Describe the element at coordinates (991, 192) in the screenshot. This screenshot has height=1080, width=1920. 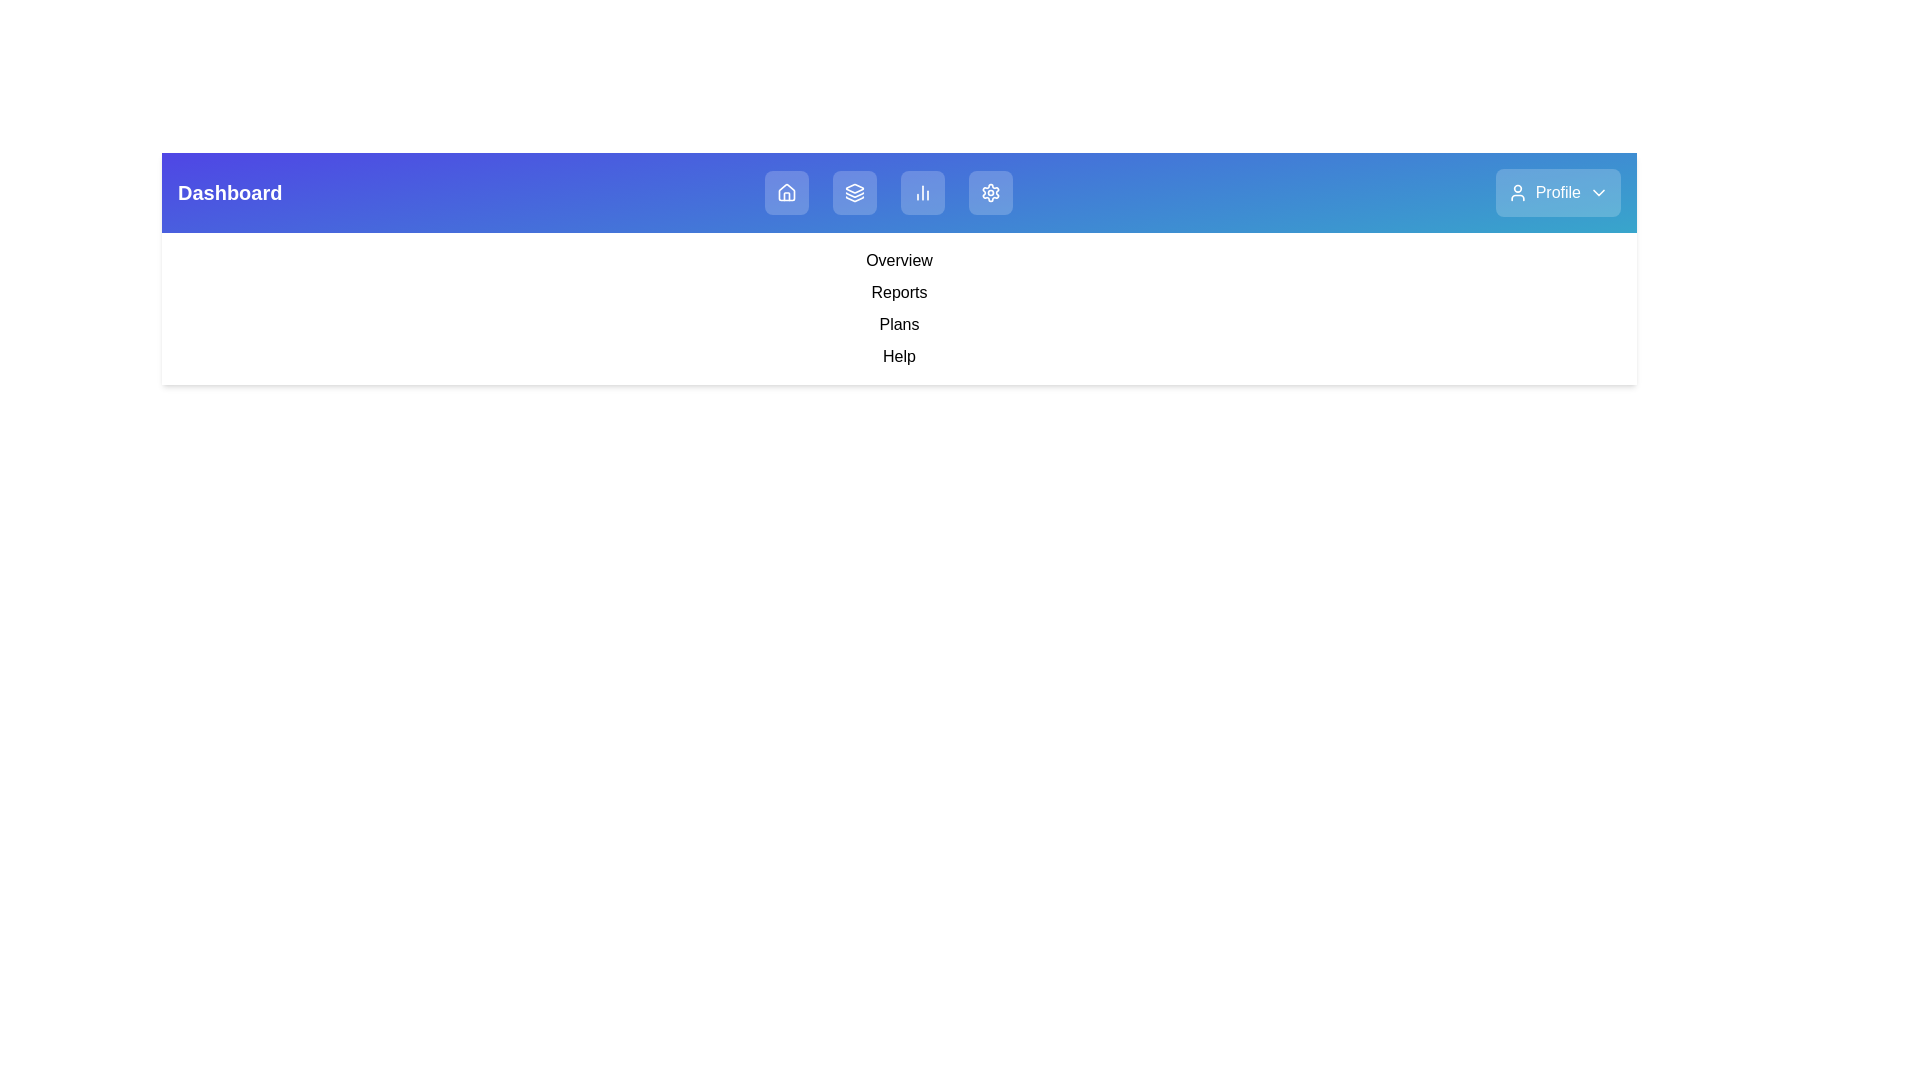
I see `the Settings navigation button` at that location.